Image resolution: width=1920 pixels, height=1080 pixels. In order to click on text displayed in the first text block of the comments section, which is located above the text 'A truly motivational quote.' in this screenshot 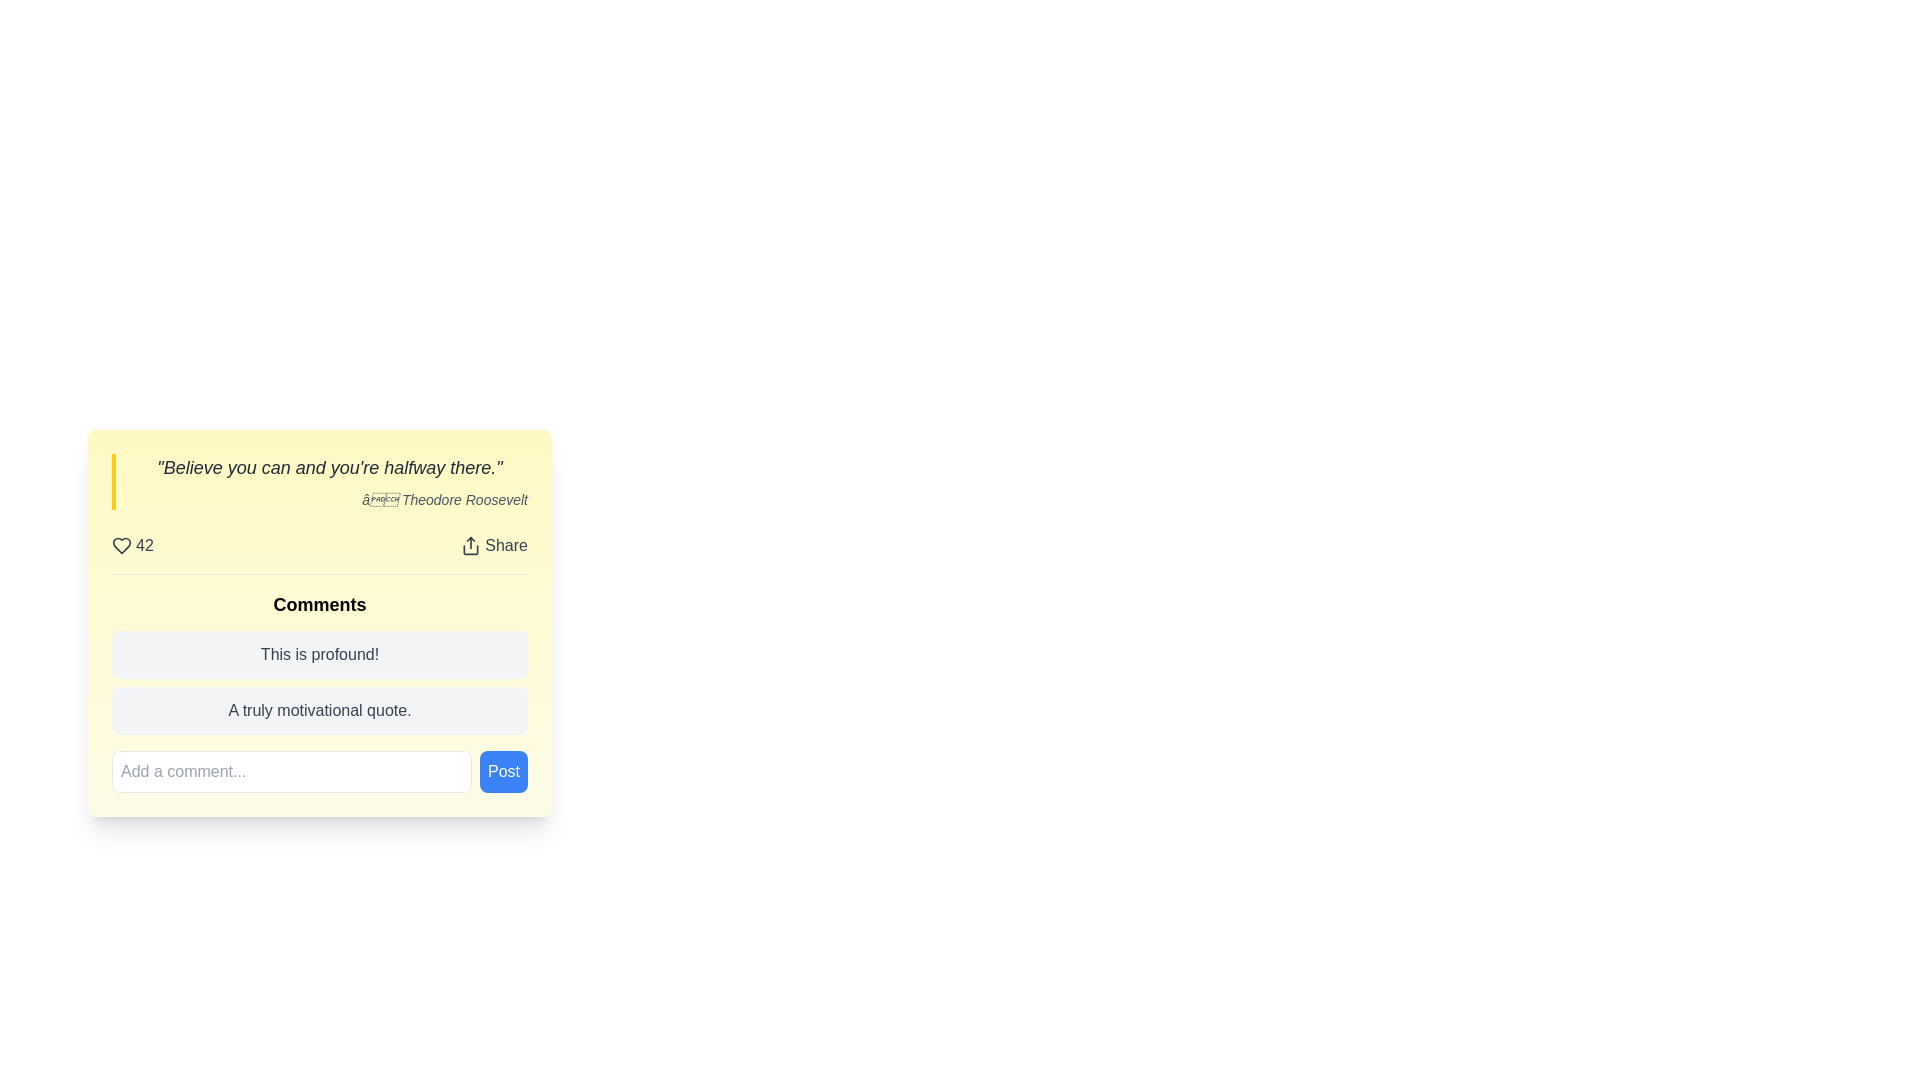, I will do `click(320, 655)`.